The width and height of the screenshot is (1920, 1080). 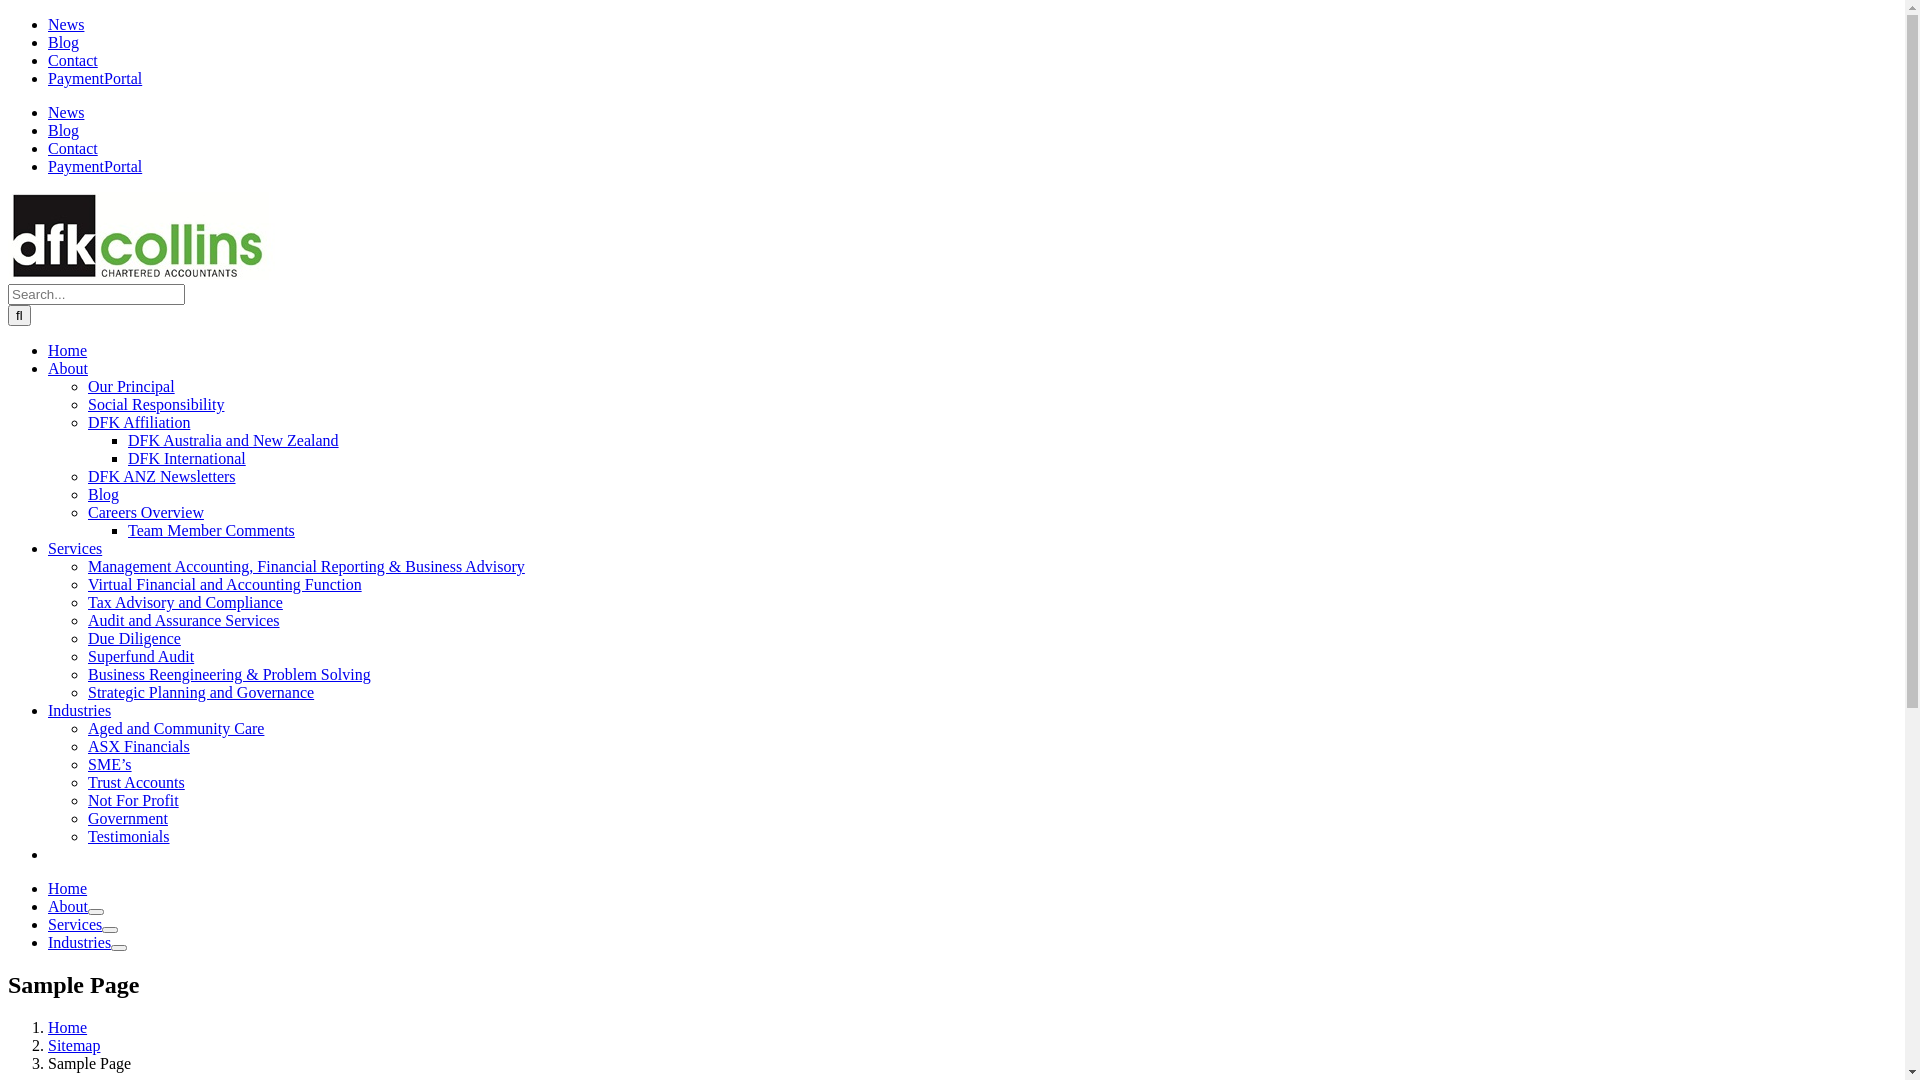 I want to click on 'Government', so click(x=127, y=818).